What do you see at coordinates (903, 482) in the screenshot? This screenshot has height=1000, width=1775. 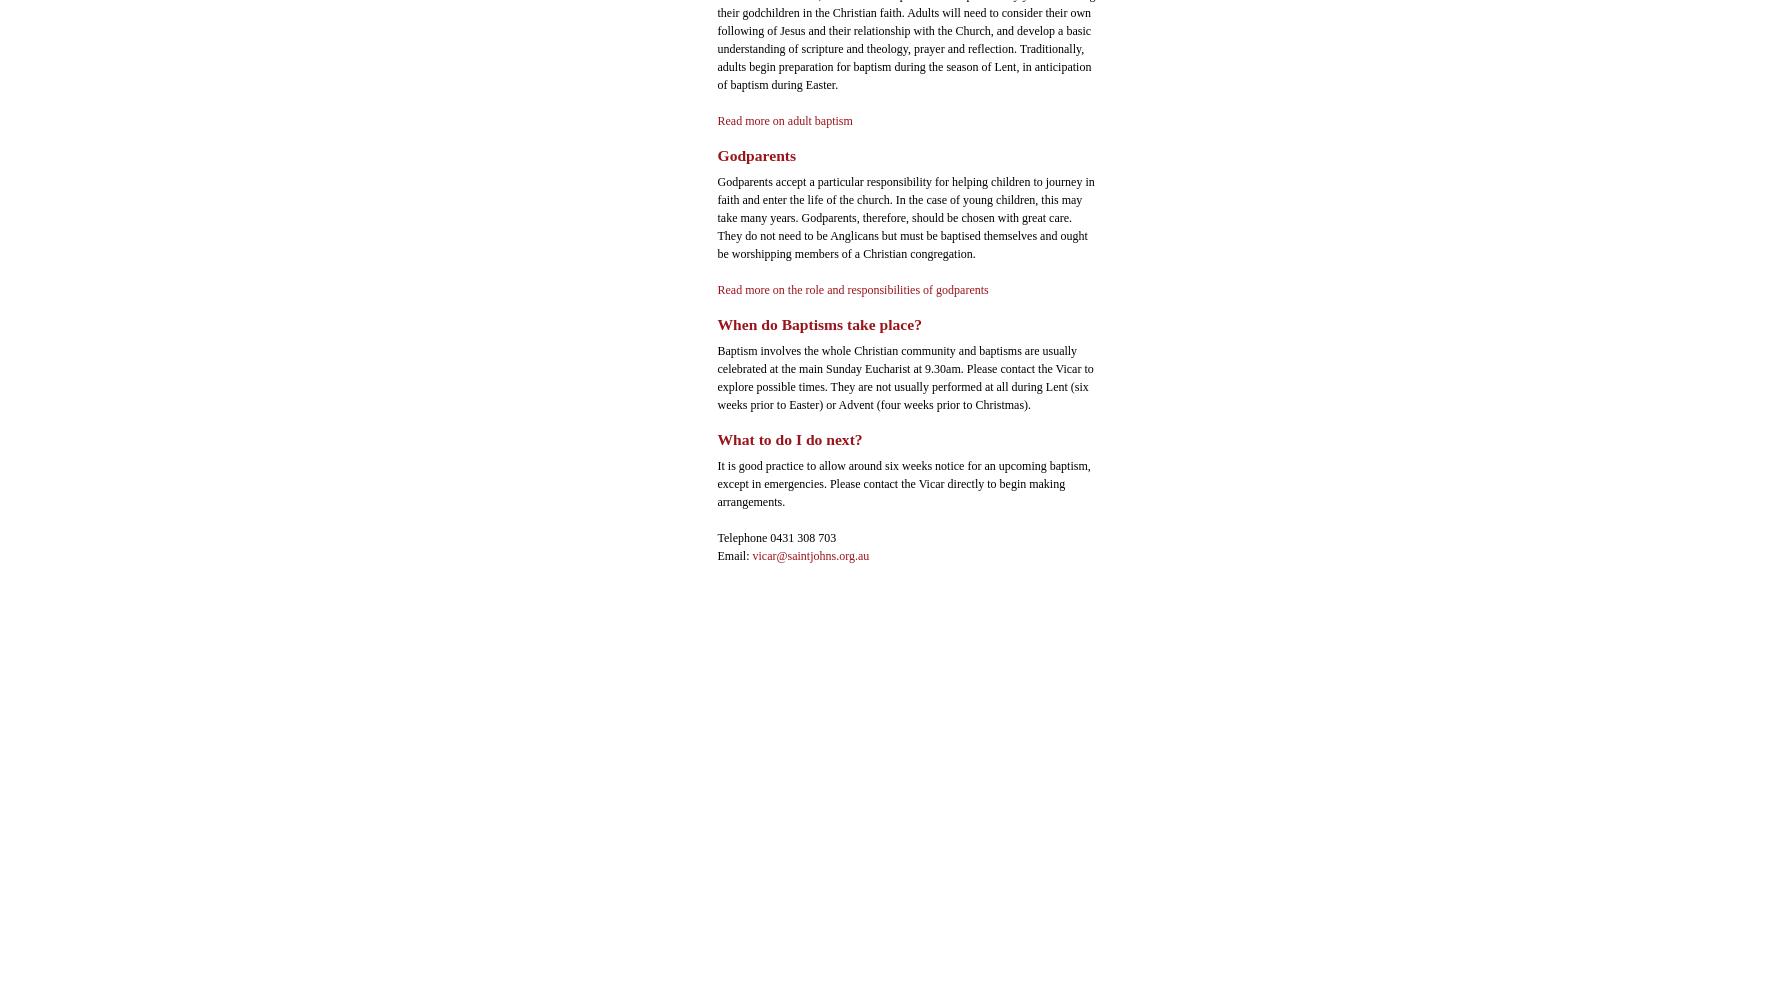 I see `'It is good practice to allow around six weeks notice for an upcoming baptism, except in emergencies. Please contact the Vicar directly to begin making arrangements.'` at bounding box center [903, 482].